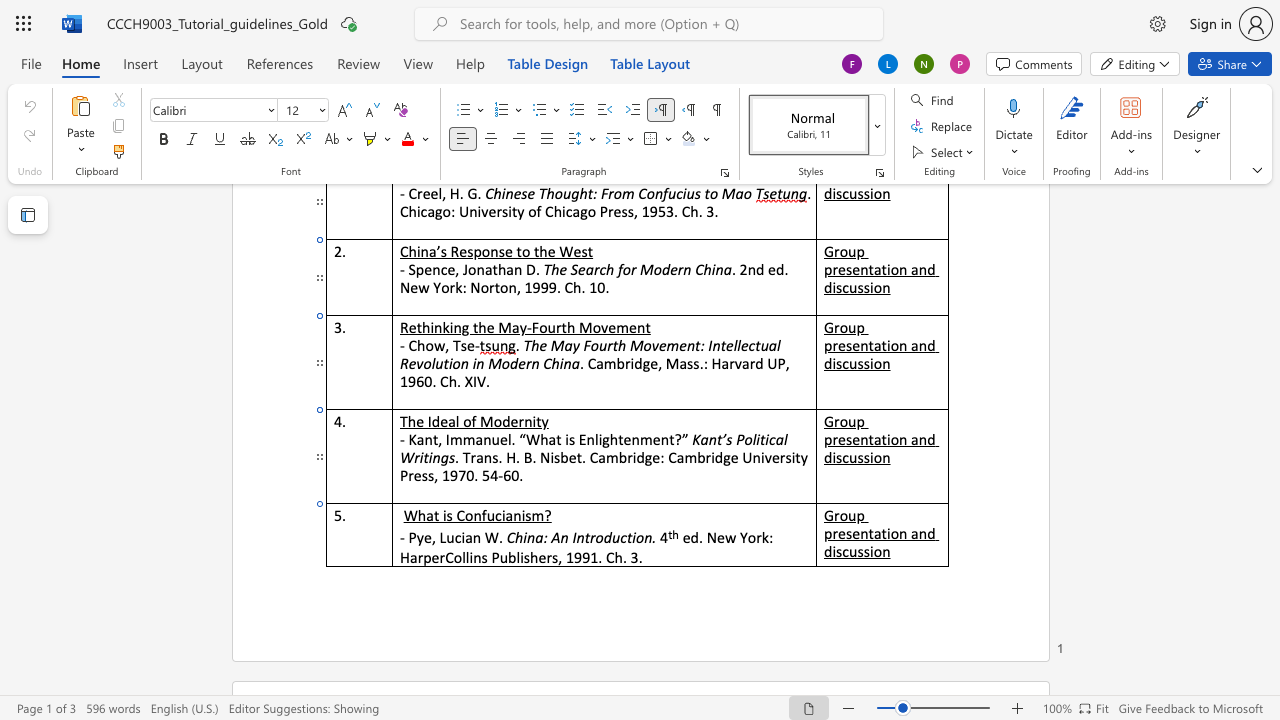 The image size is (1280, 720). I want to click on the space between the continuous character "s" and "s" in the text, so click(863, 457).